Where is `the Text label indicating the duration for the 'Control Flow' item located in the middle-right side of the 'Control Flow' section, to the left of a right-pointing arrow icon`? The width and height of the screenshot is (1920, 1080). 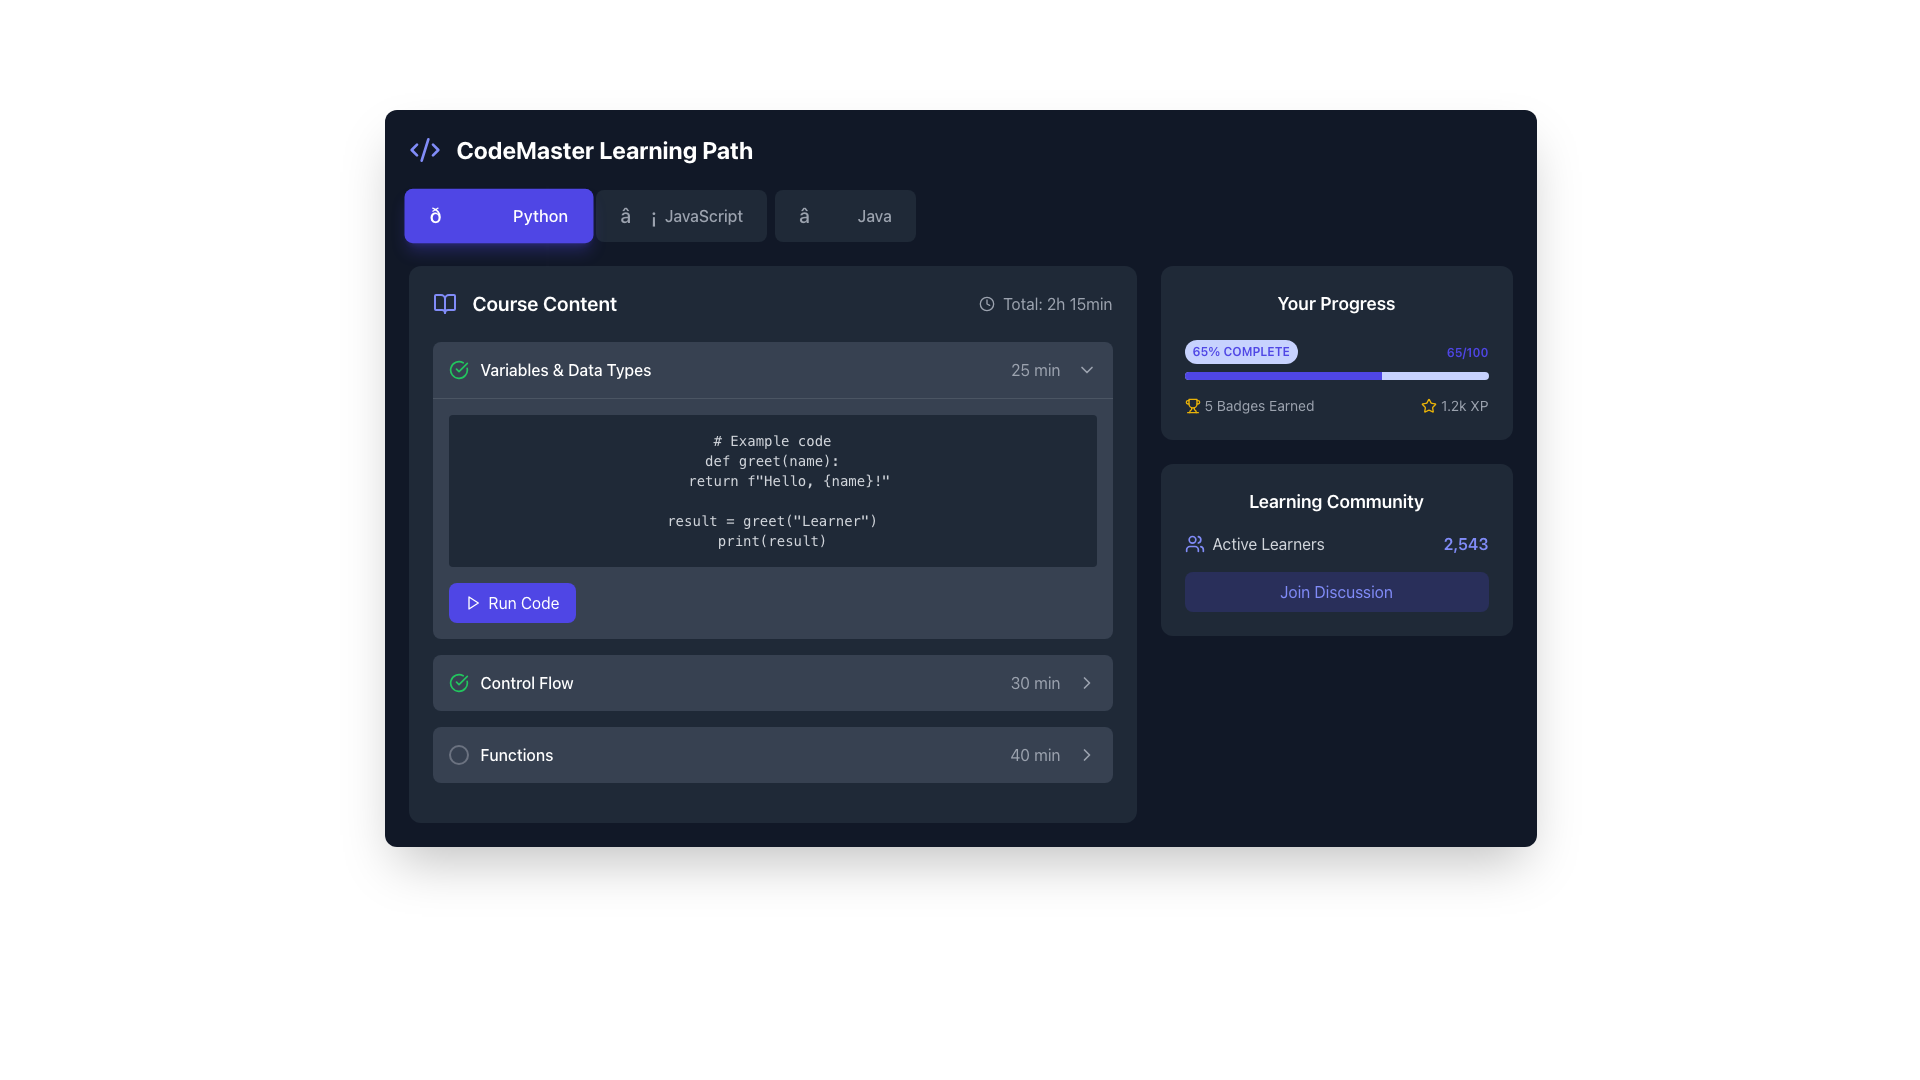
the Text label indicating the duration for the 'Control Flow' item located in the middle-right side of the 'Control Flow' section, to the left of a right-pointing arrow icon is located at coordinates (1035, 681).